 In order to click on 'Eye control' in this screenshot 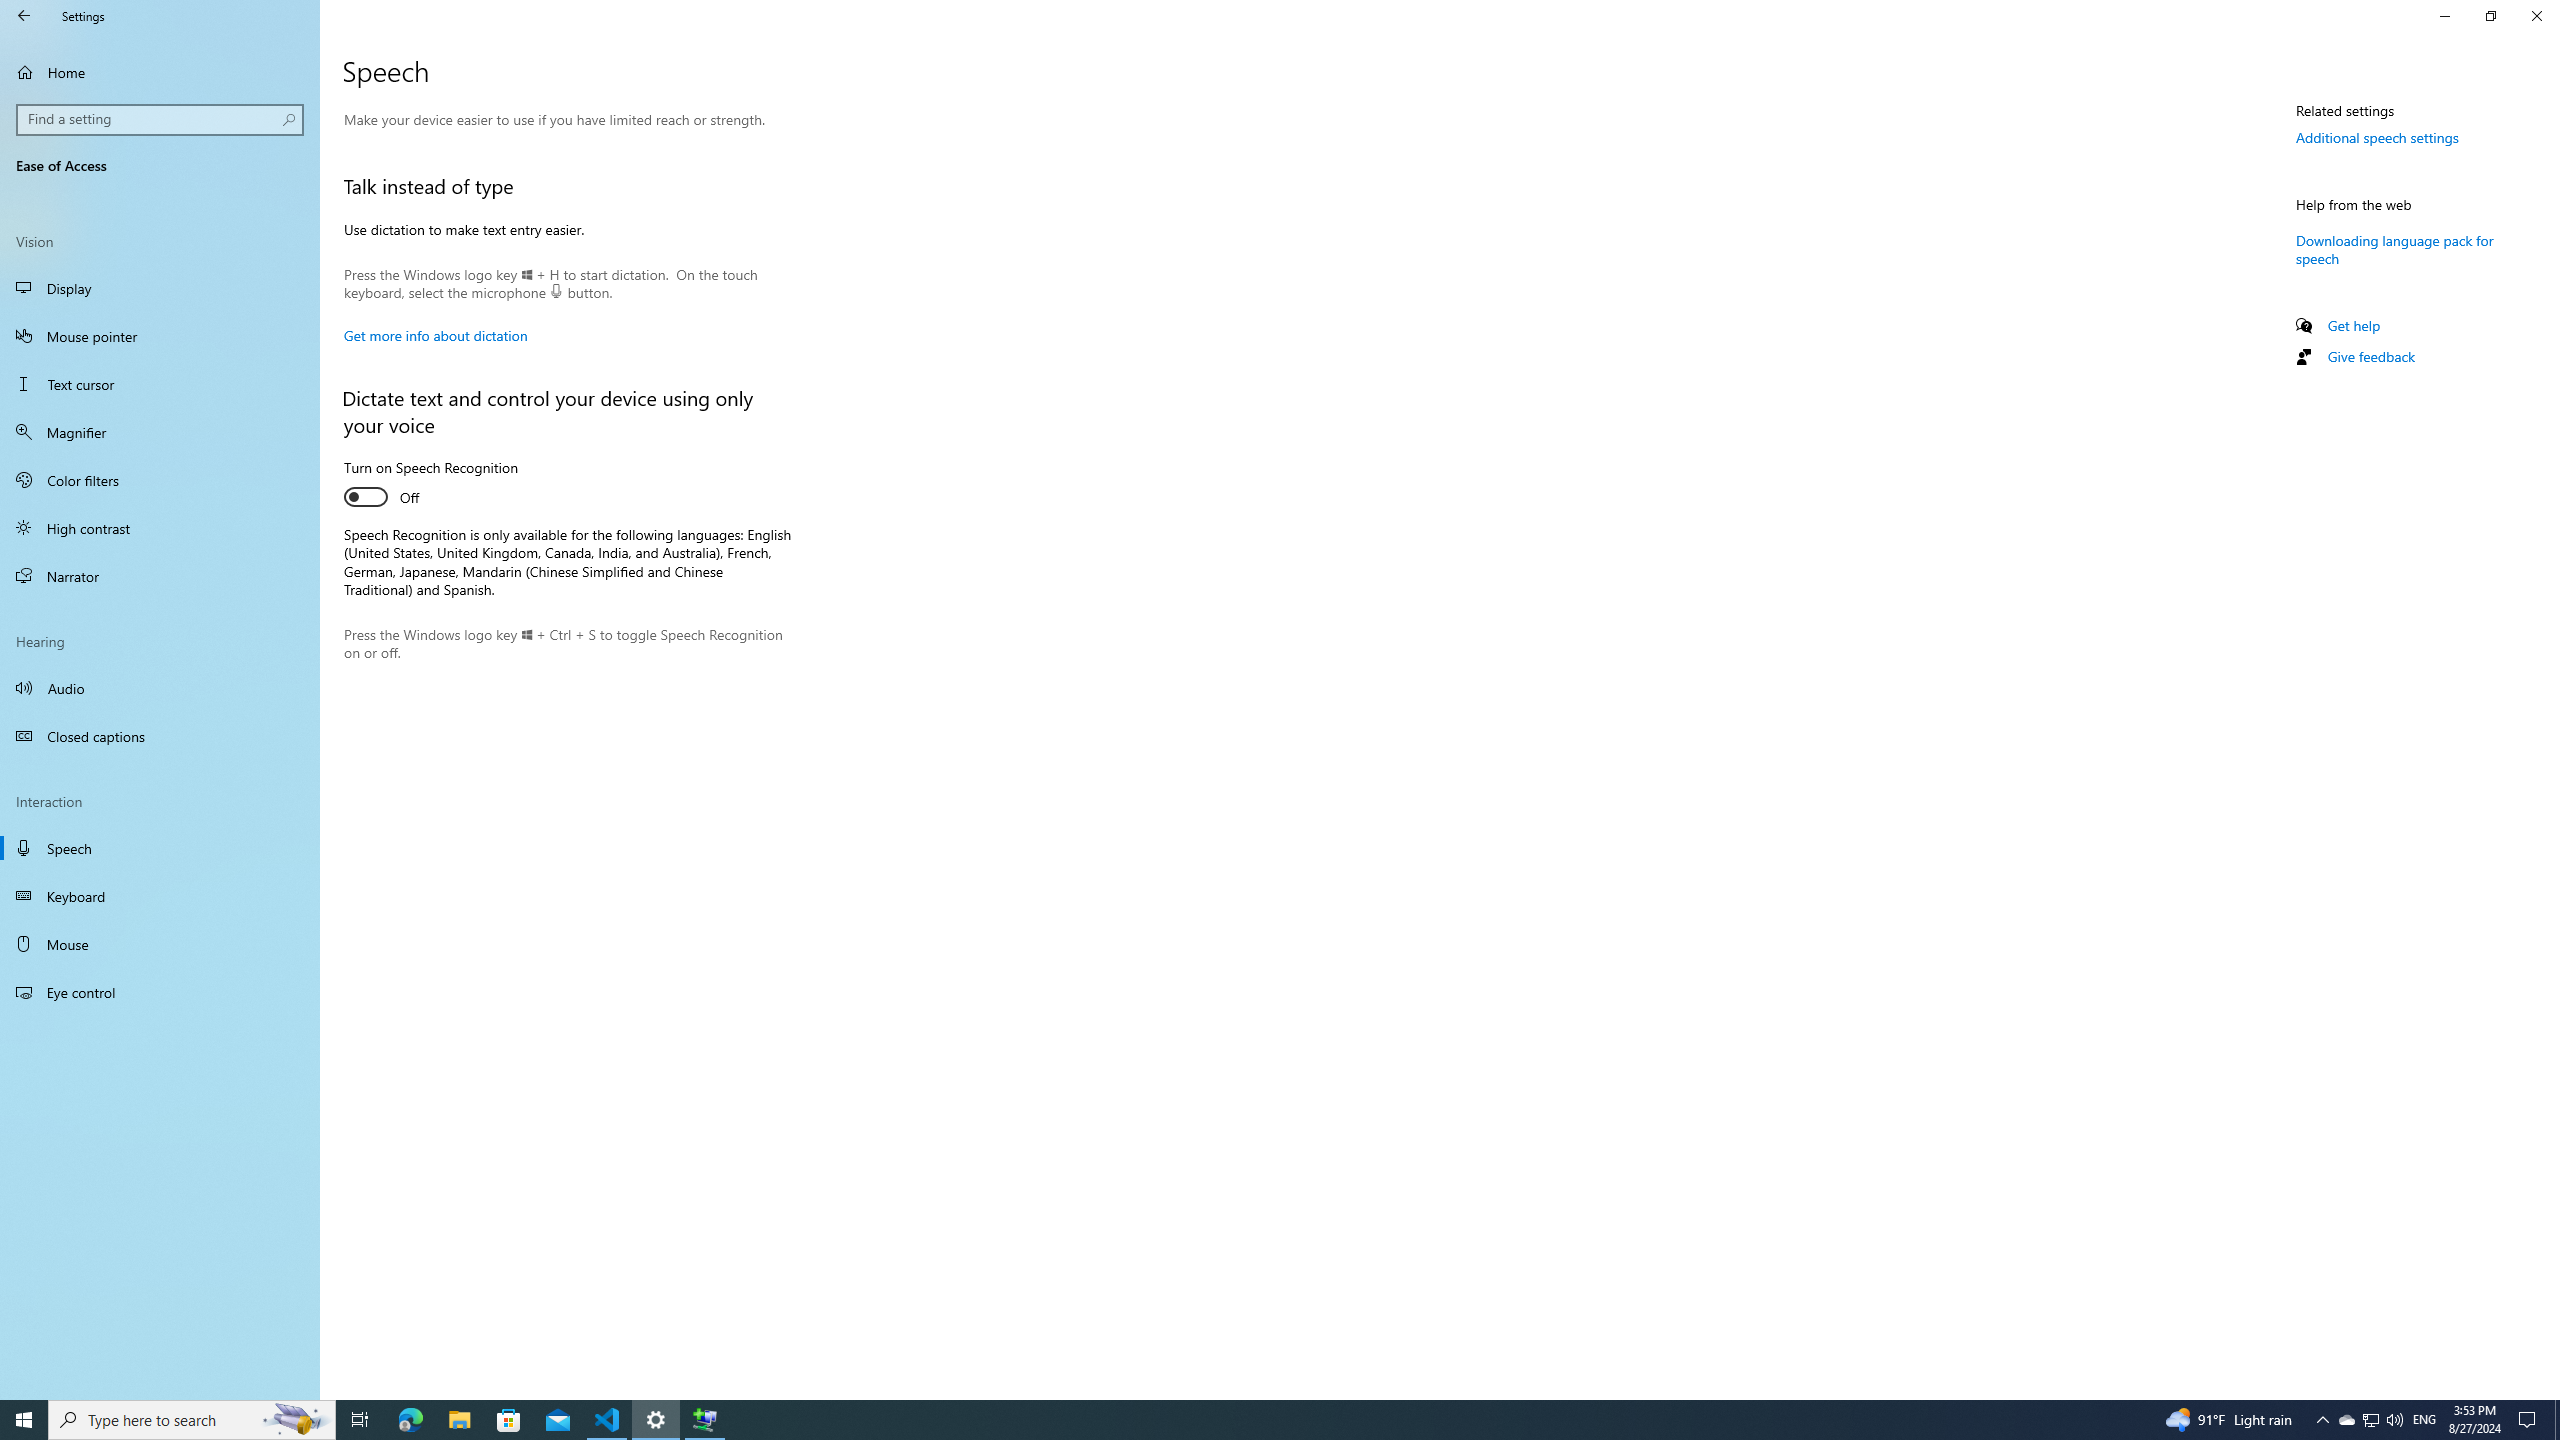, I will do `click(159, 991)`.